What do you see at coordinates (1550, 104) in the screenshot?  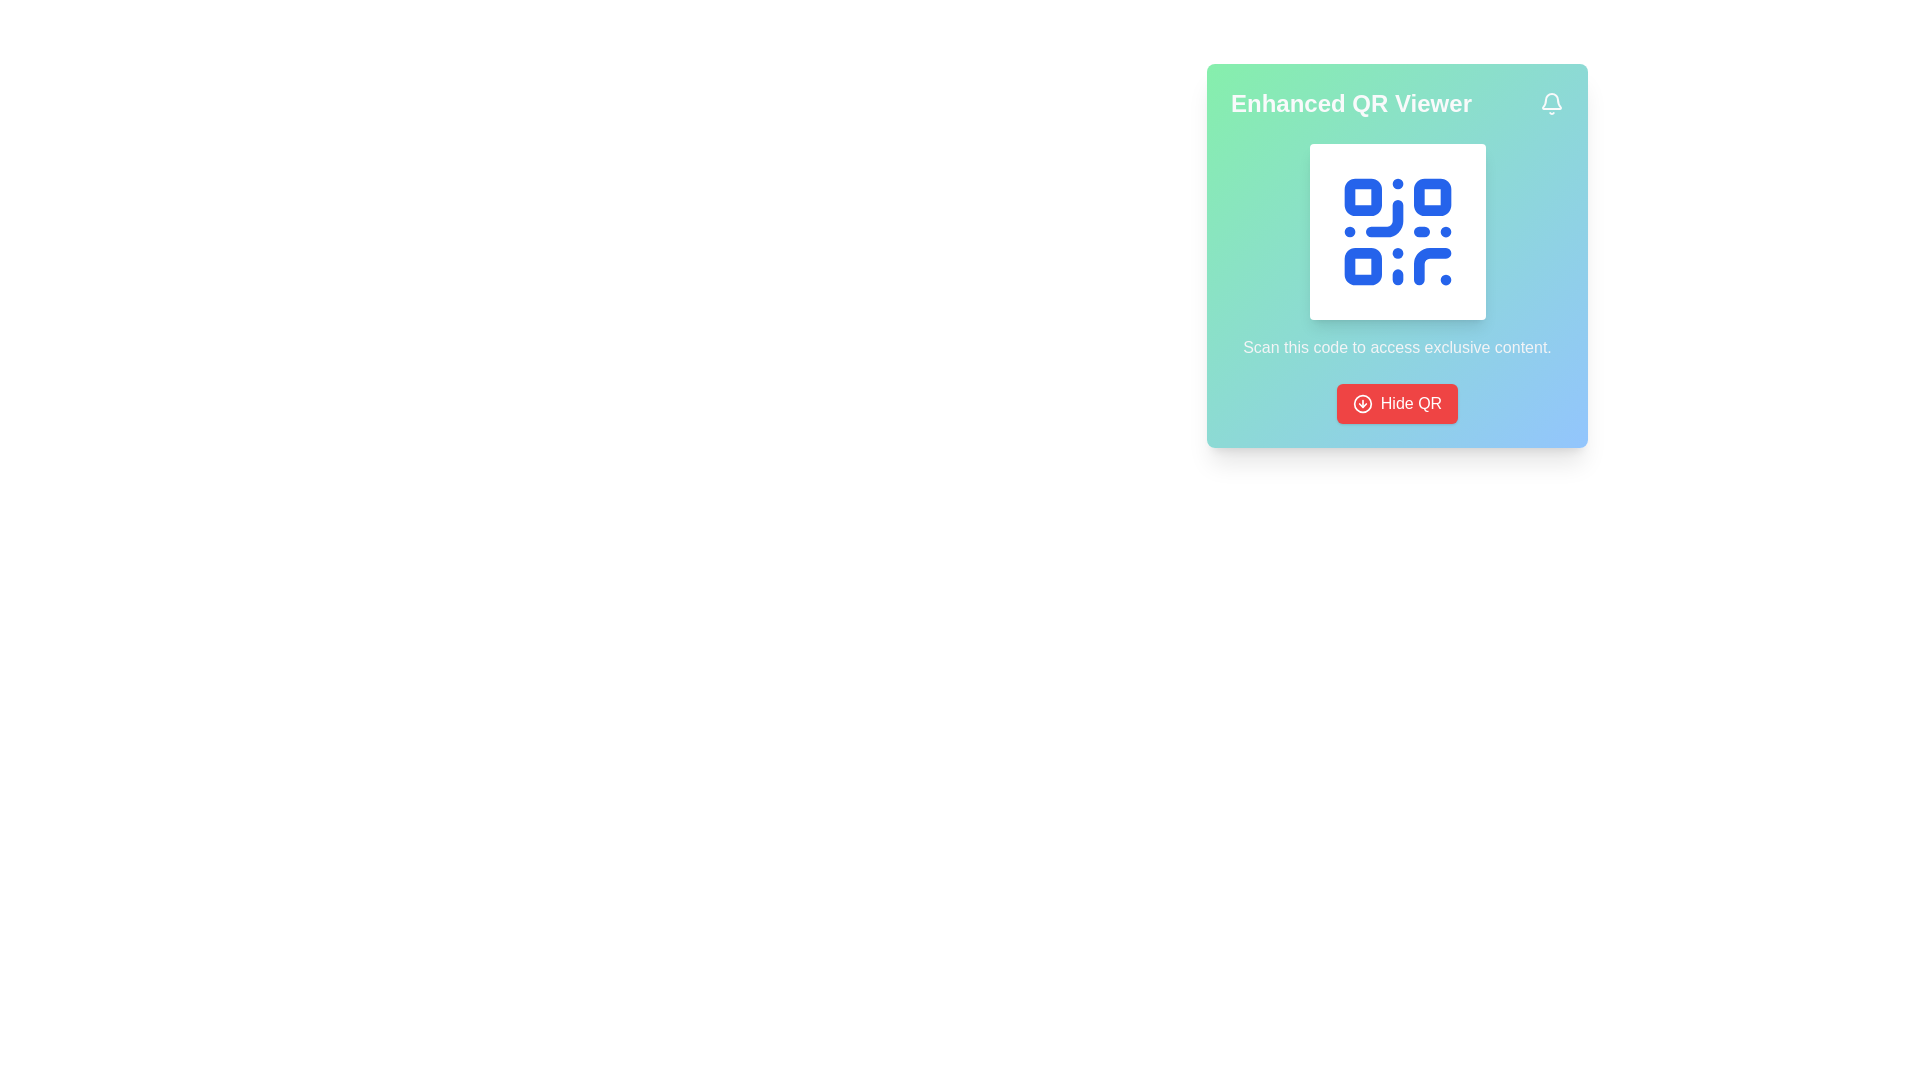 I see `the bell icon in the top-right corner of the header section labeled 'Enhanced QR Viewer'` at bounding box center [1550, 104].